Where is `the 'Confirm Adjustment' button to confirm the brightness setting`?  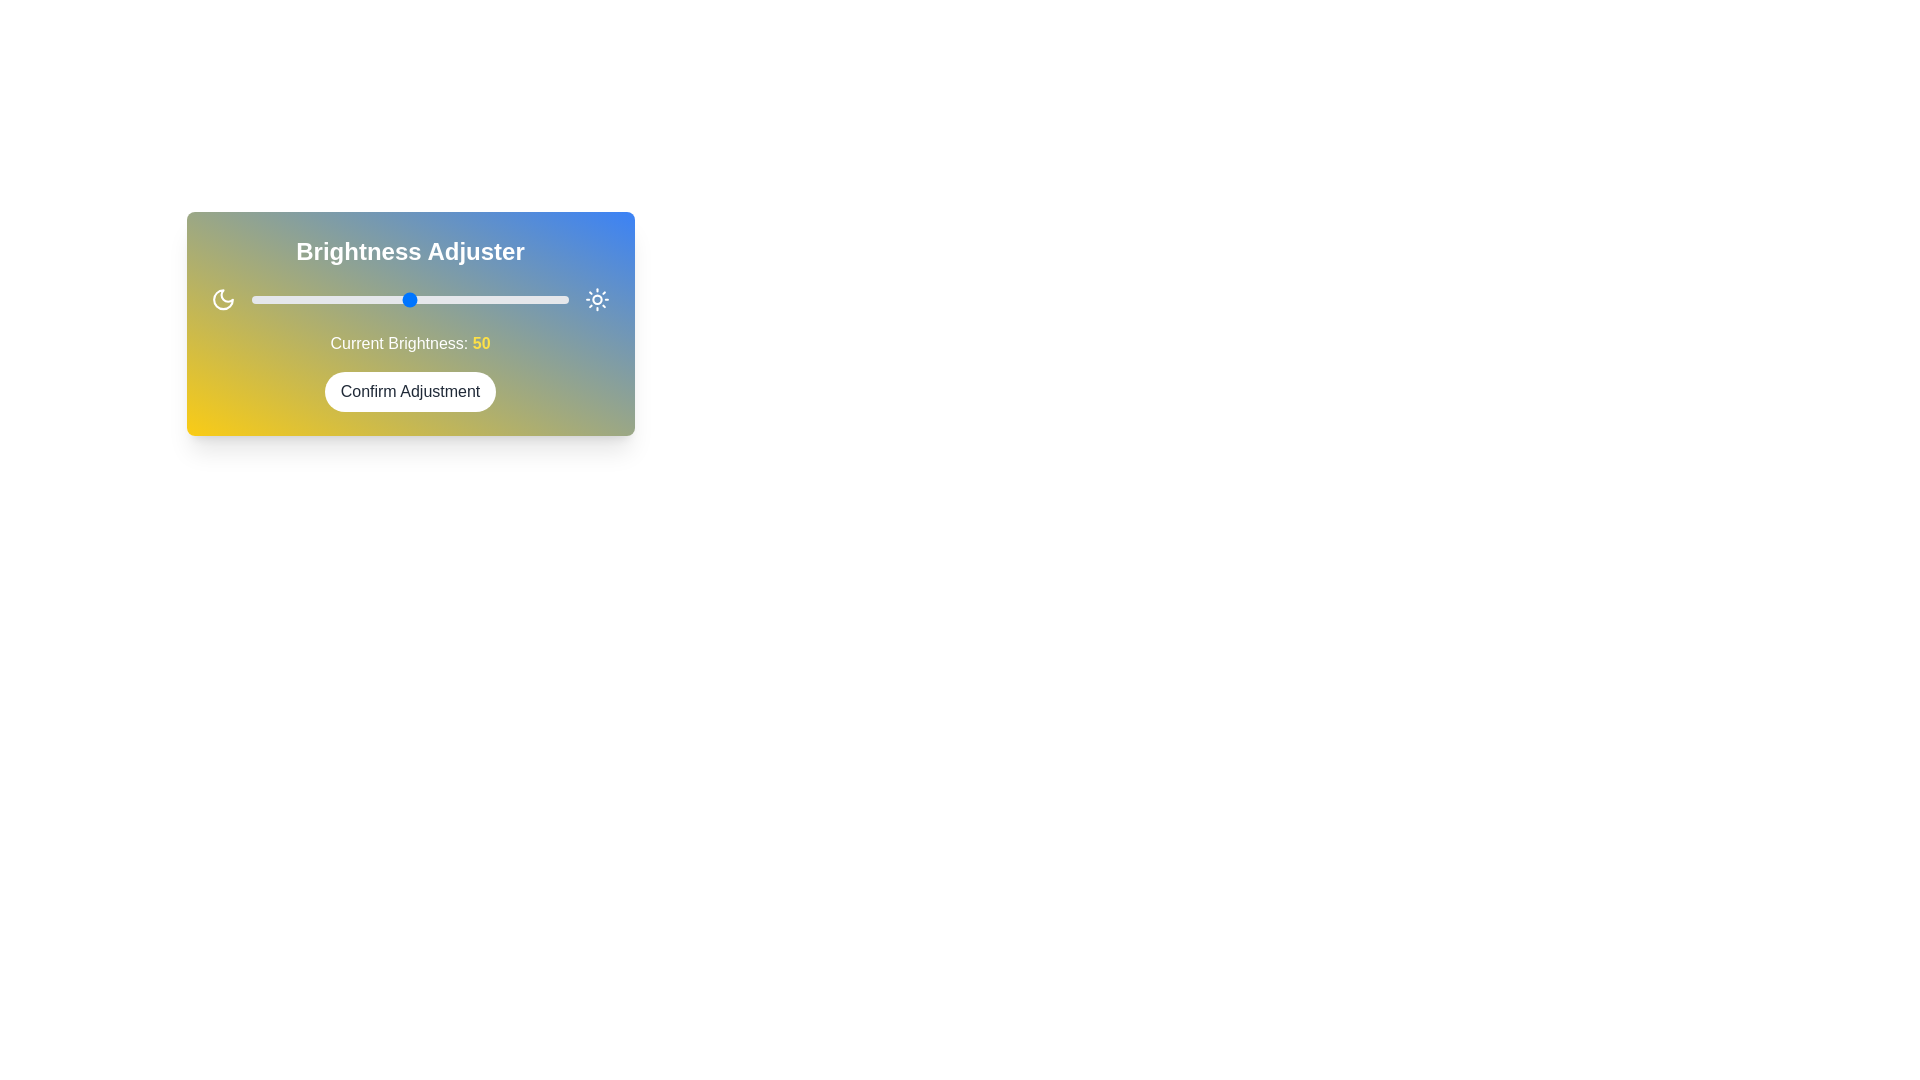 the 'Confirm Adjustment' button to confirm the brightness setting is located at coordinates (409, 392).